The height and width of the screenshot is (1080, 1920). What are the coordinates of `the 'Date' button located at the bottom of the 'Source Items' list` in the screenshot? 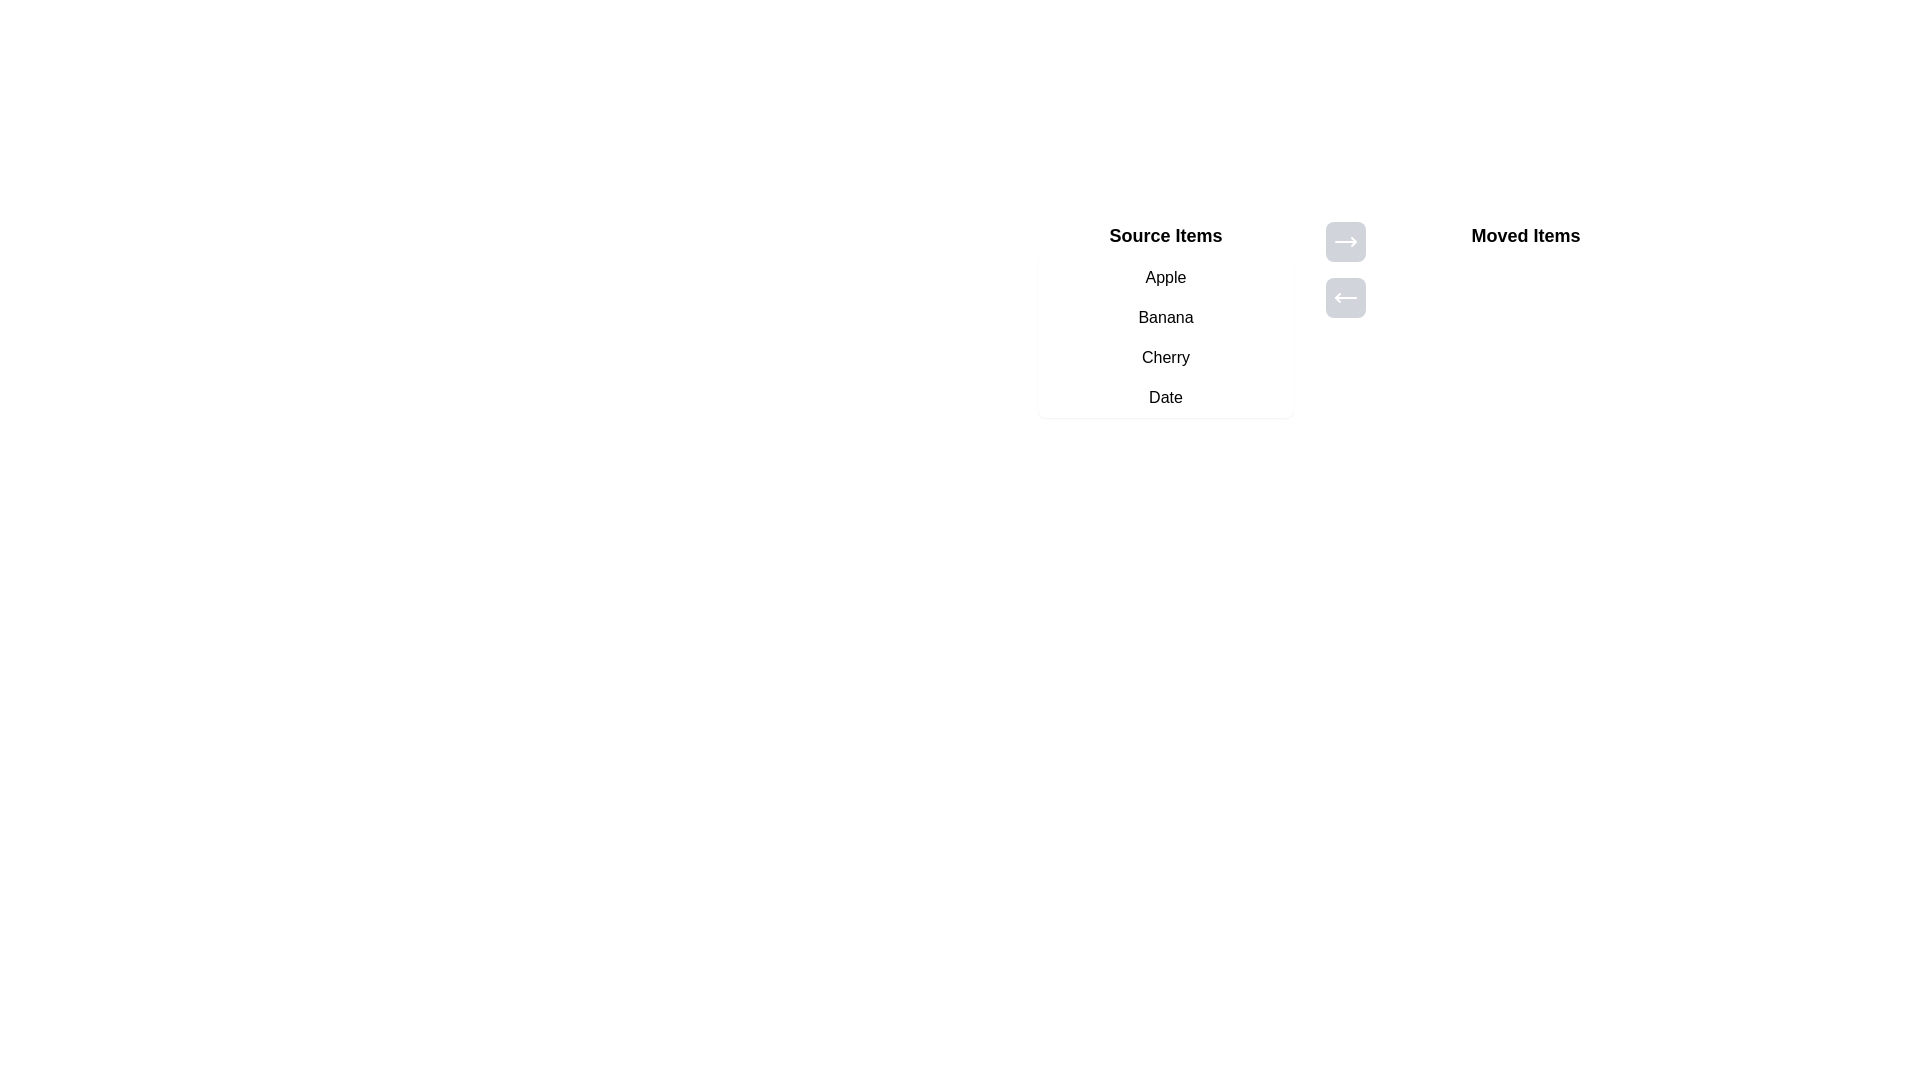 It's located at (1166, 397).